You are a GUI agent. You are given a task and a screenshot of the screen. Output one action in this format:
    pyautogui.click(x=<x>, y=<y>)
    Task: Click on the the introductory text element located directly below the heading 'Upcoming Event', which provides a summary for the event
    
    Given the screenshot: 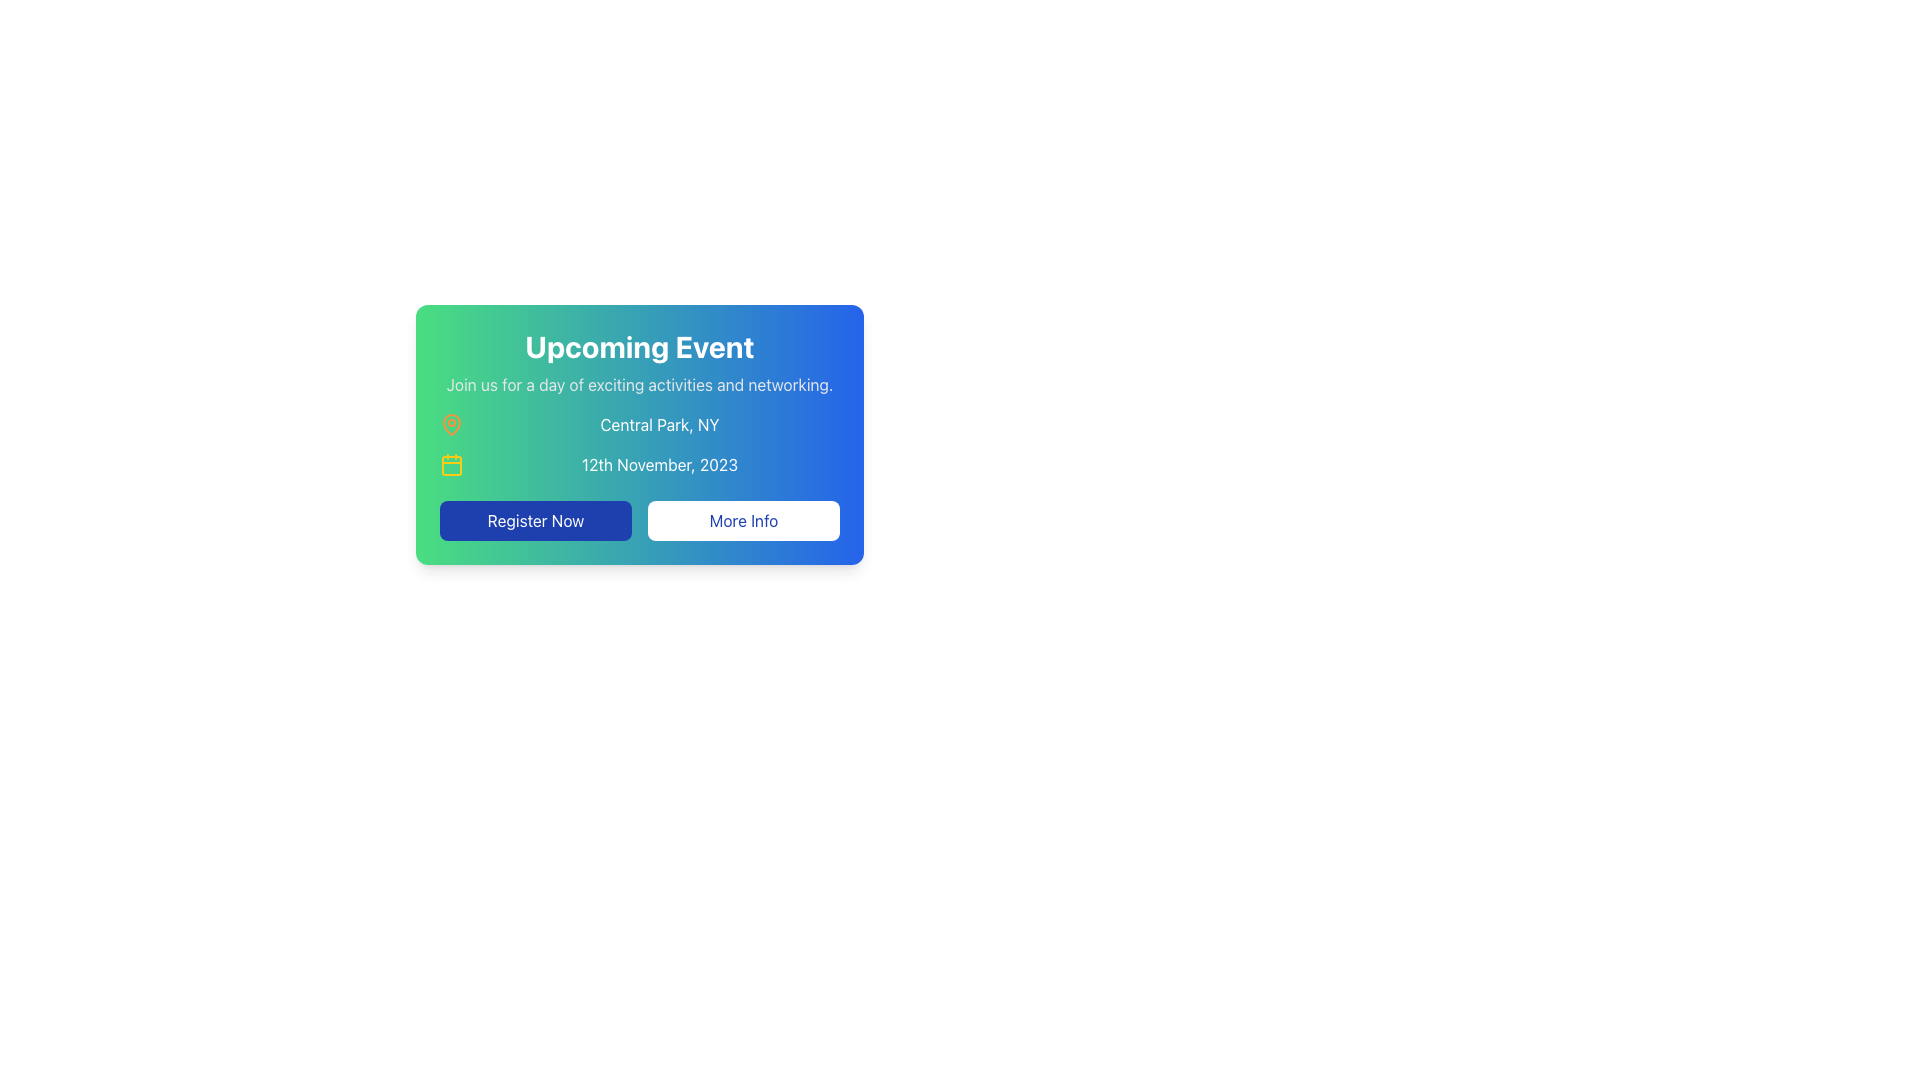 What is the action you would take?
    pyautogui.click(x=638, y=385)
    